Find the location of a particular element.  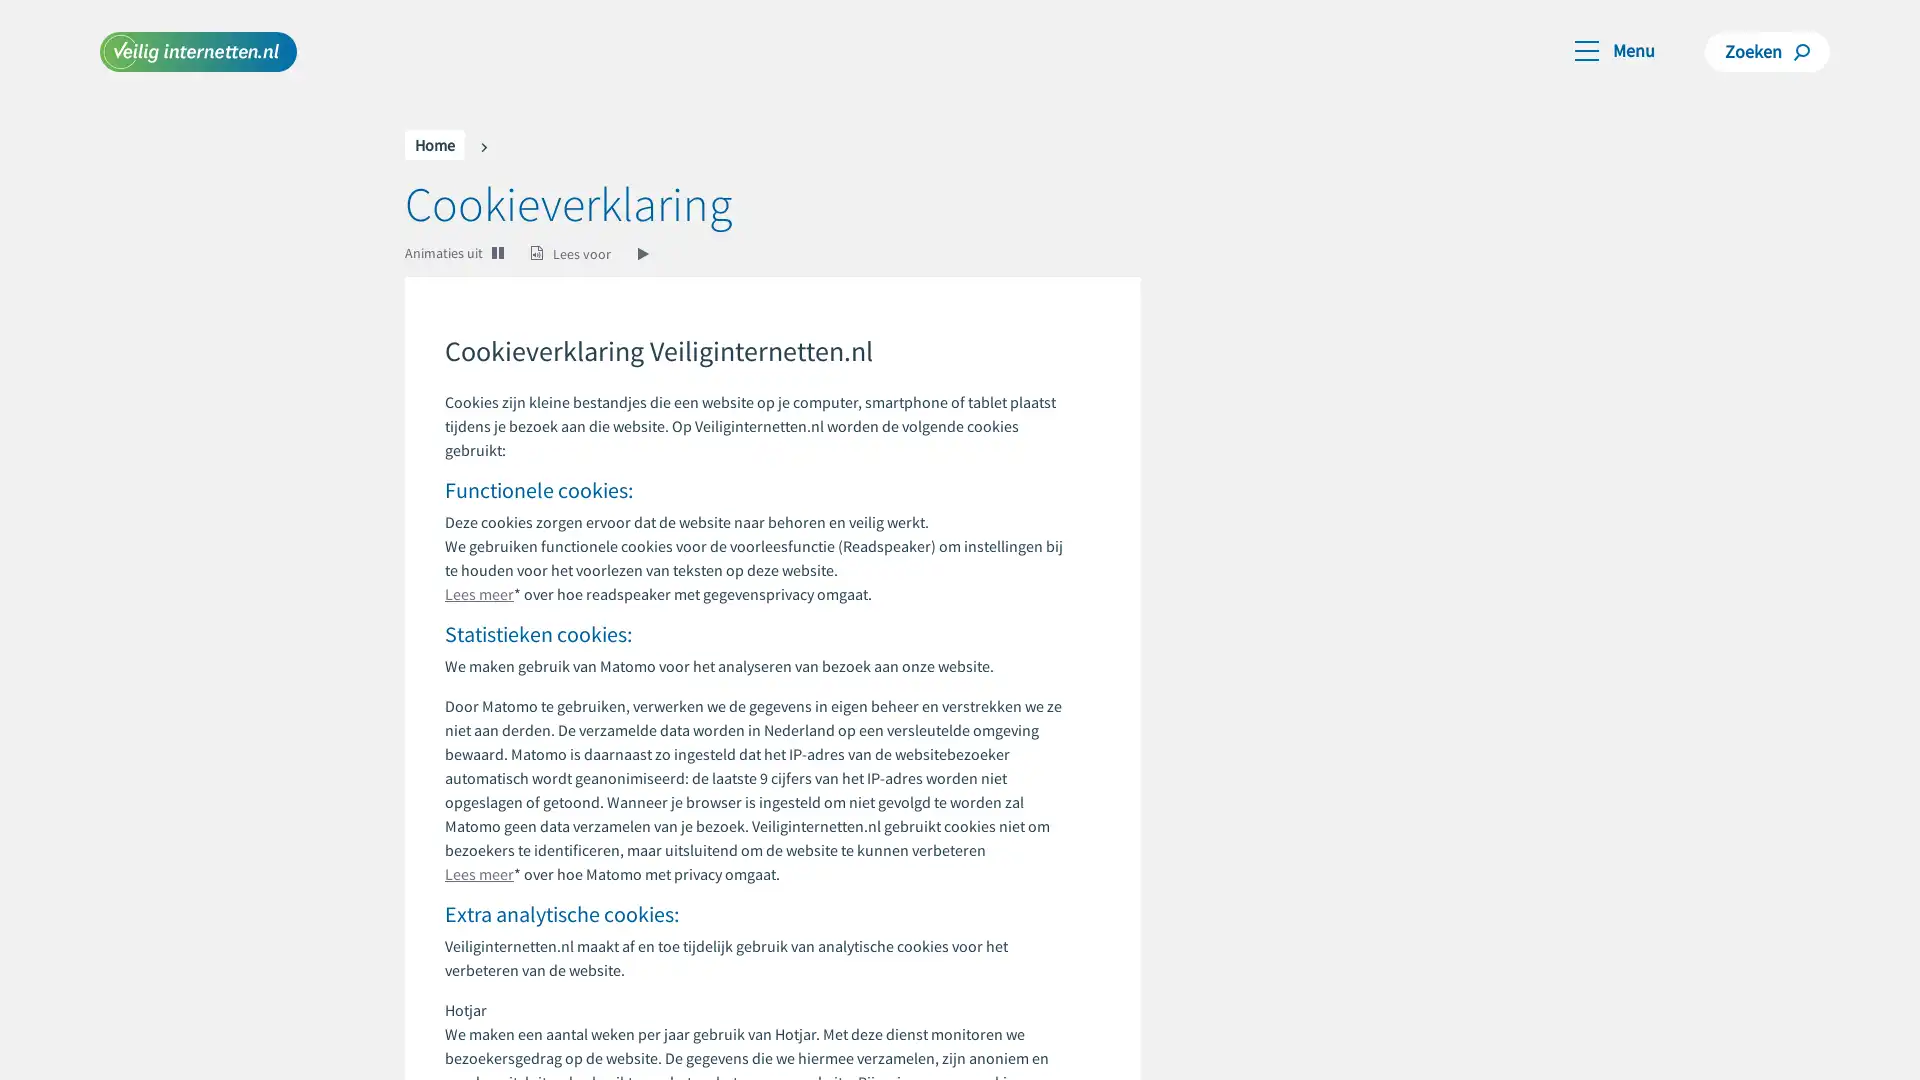

Toggle navigation Menu is located at coordinates (1614, 48).